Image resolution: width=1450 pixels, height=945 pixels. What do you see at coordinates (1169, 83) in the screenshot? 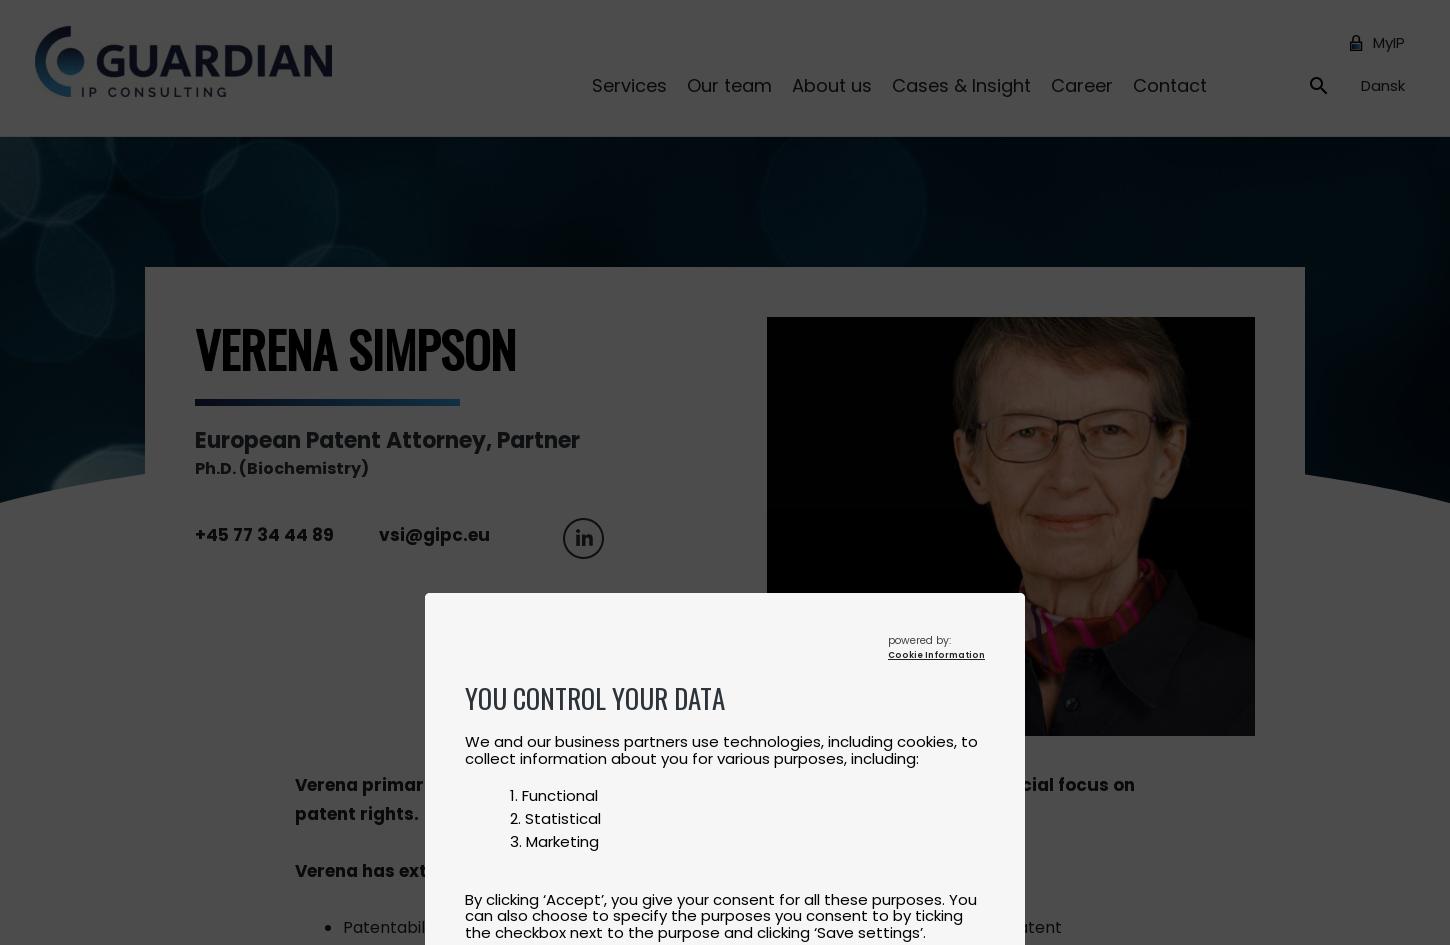
I see `'Contact'` at bounding box center [1169, 83].